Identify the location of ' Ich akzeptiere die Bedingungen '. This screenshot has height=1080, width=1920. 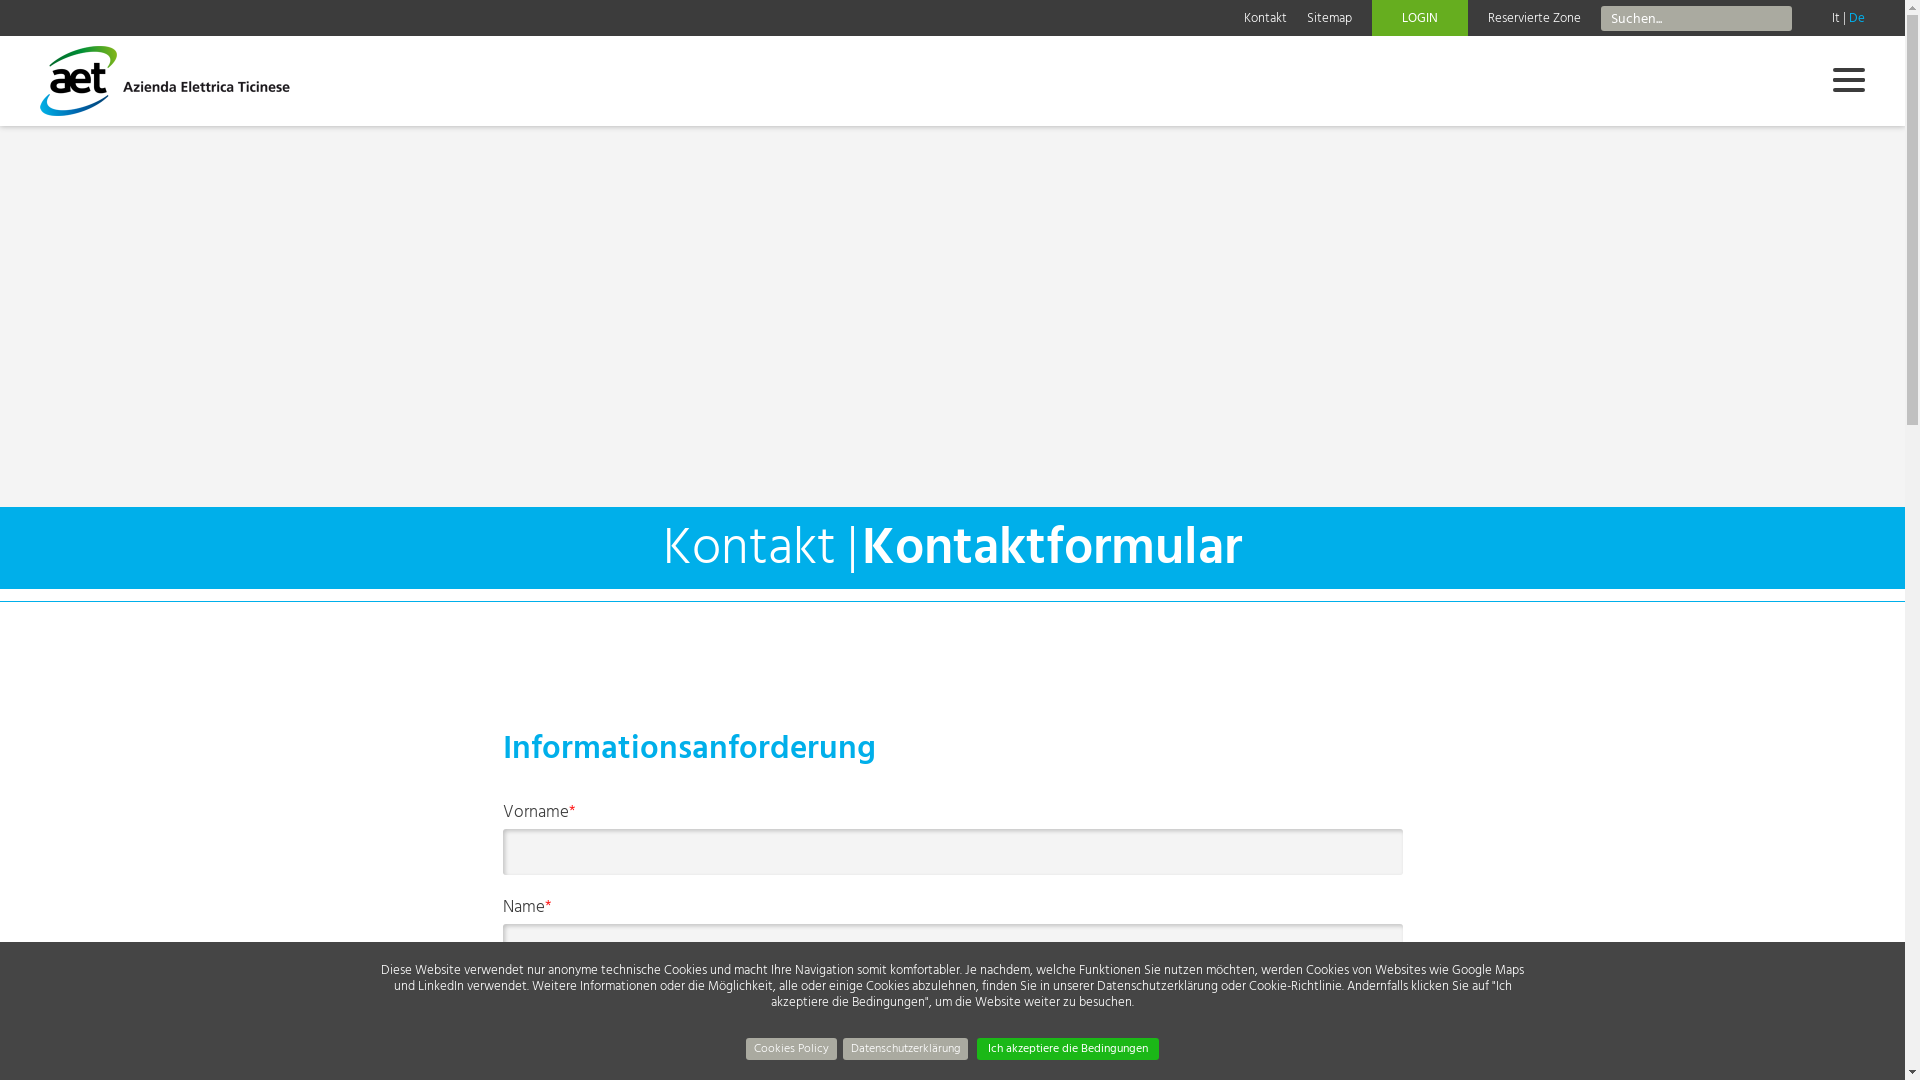
(1067, 1048).